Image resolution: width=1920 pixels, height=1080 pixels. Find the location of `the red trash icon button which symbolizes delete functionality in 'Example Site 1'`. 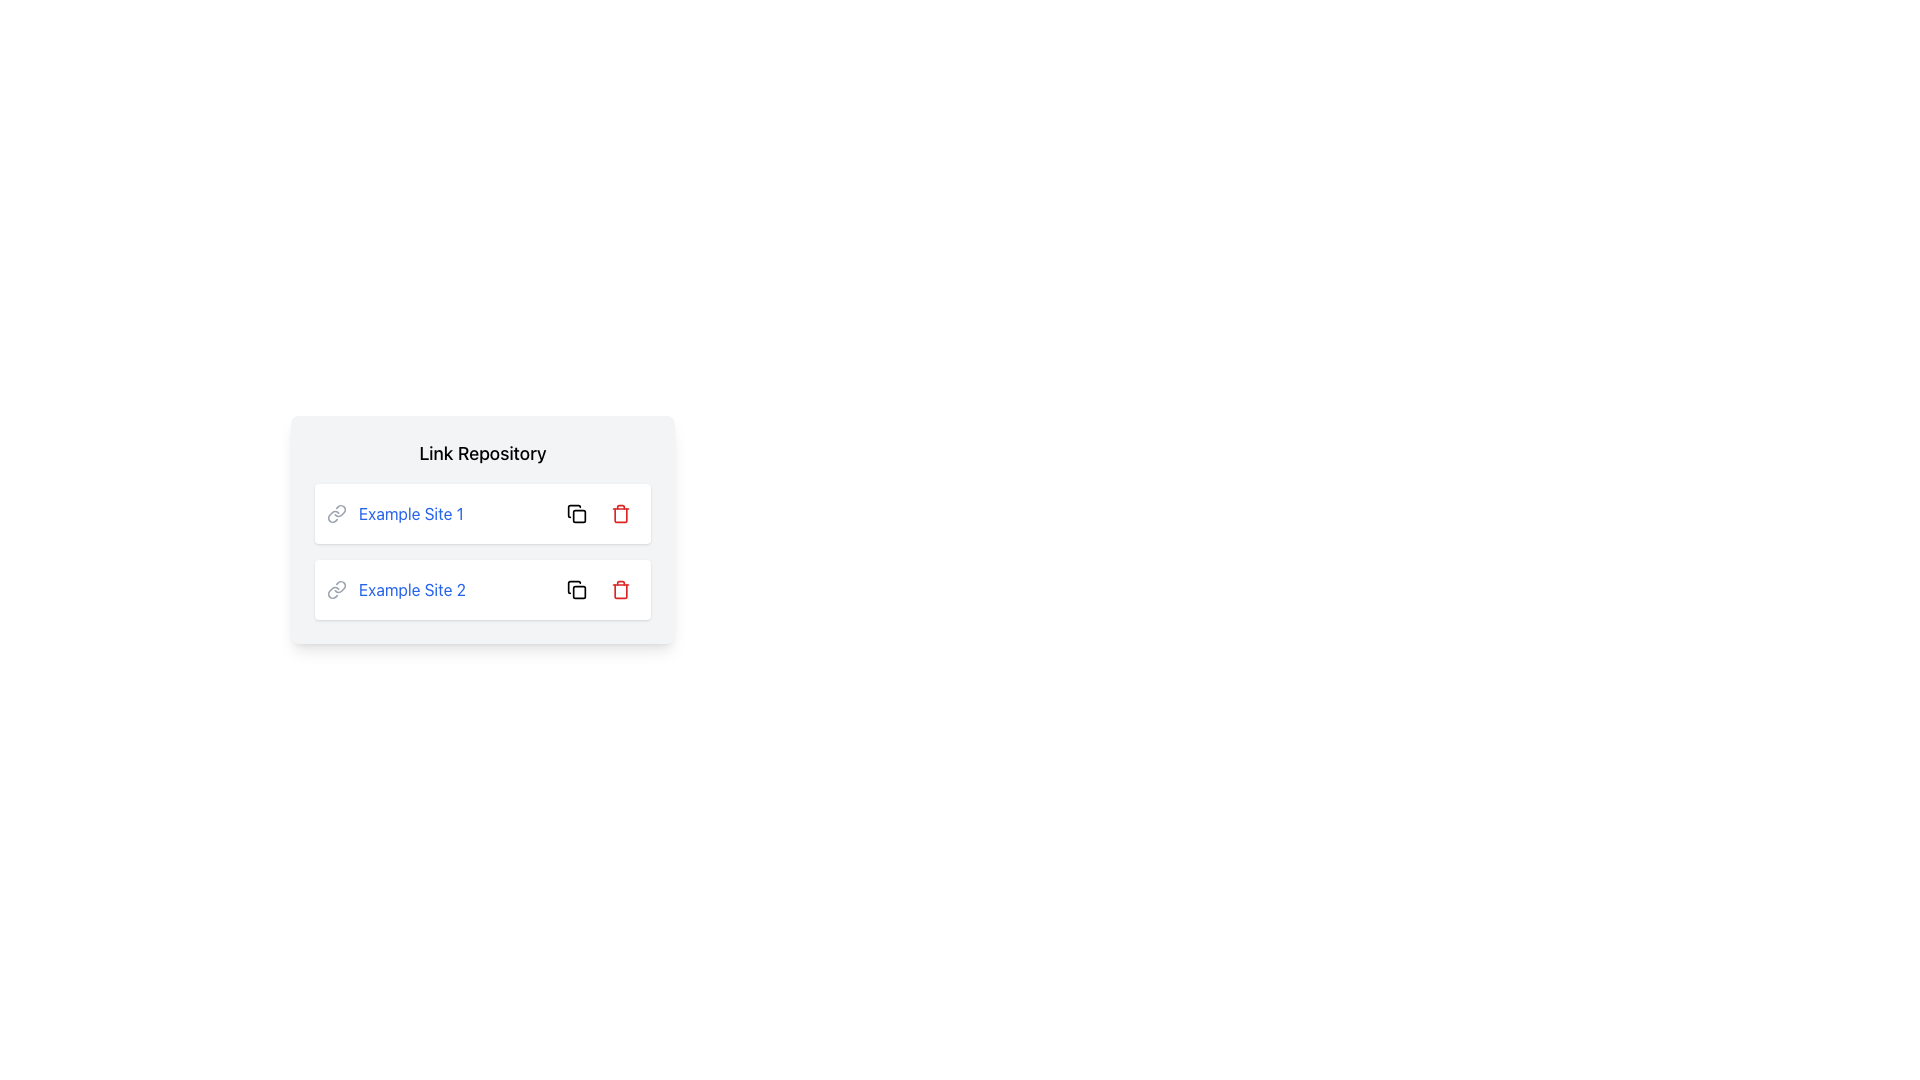

the red trash icon button which symbolizes delete functionality in 'Example Site 1' is located at coordinates (619, 512).